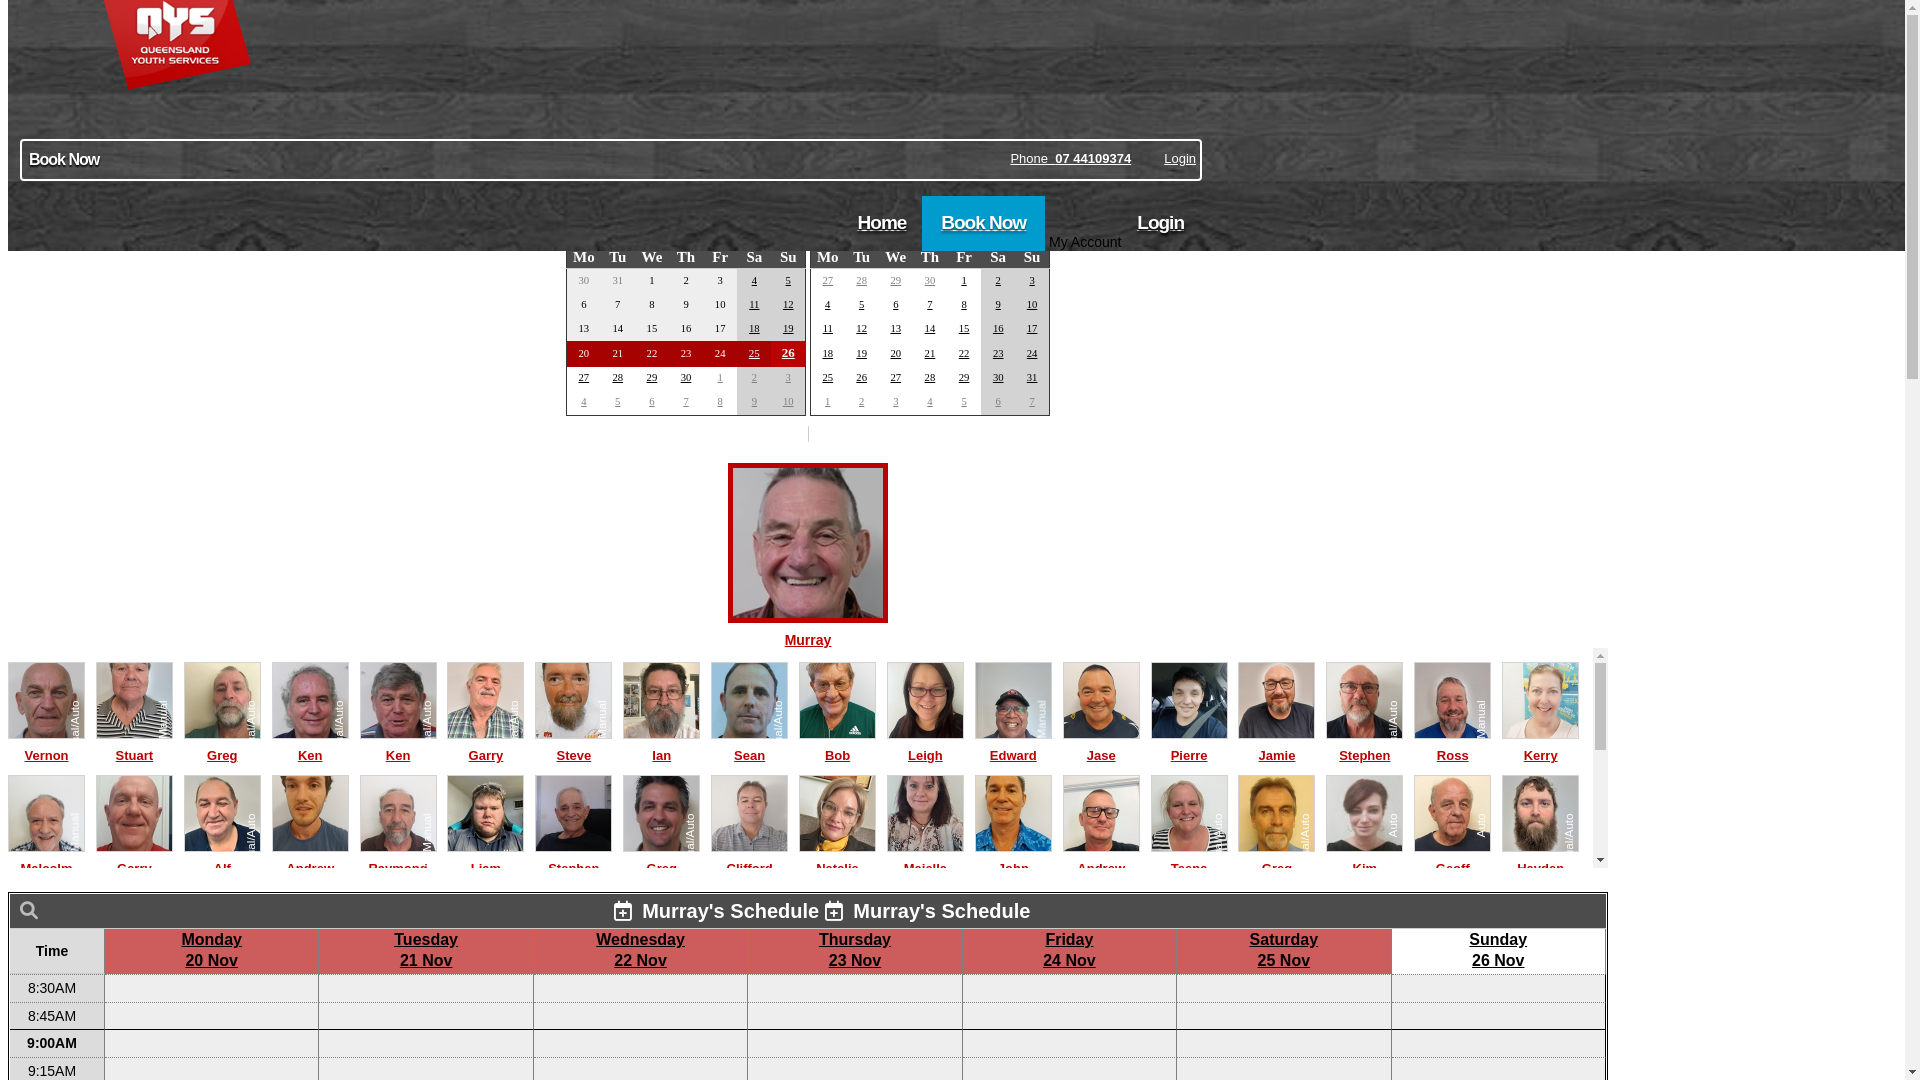 This screenshot has width=1920, height=1080. Describe the element at coordinates (827, 304) in the screenshot. I see `'4'` at that location.